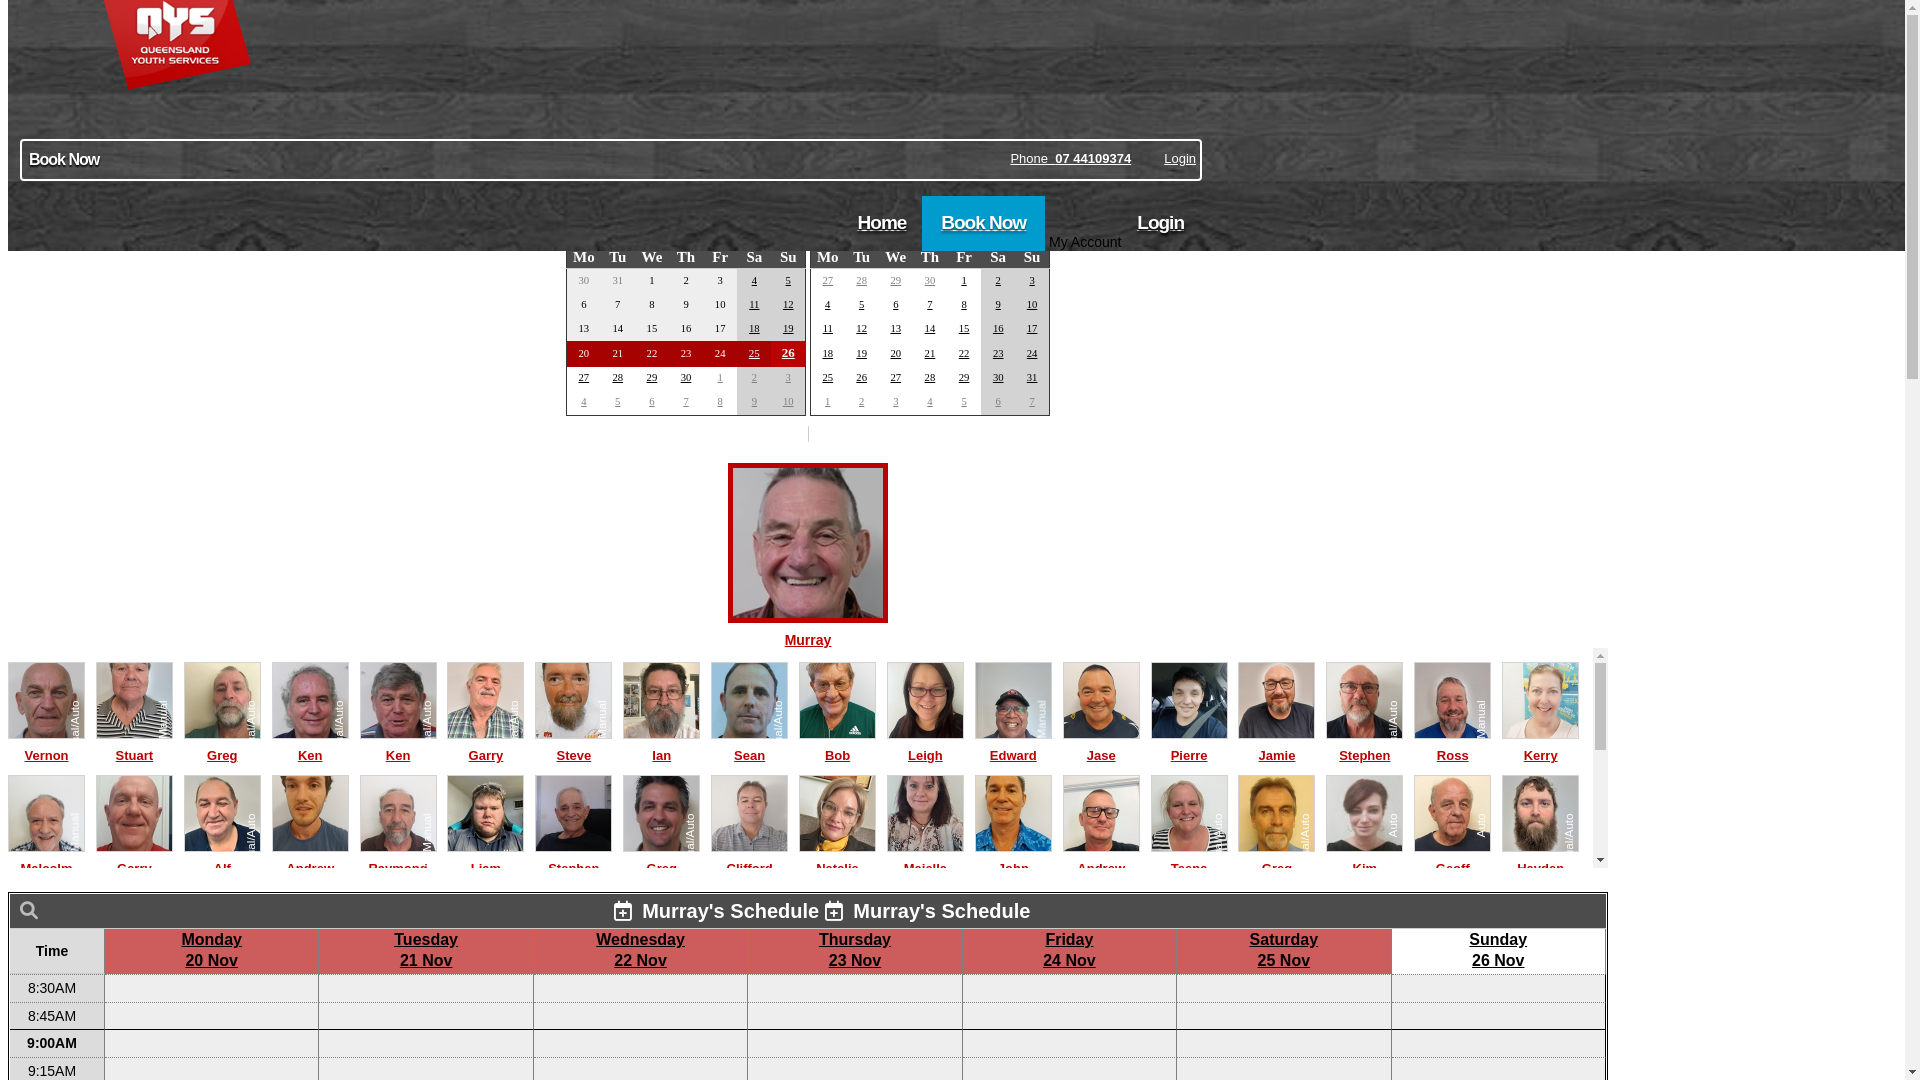 This screenshot has width=1920, height=1080. Describe the element at coordinates (827, 304) in the screenshot. I see `'4'` at that location.